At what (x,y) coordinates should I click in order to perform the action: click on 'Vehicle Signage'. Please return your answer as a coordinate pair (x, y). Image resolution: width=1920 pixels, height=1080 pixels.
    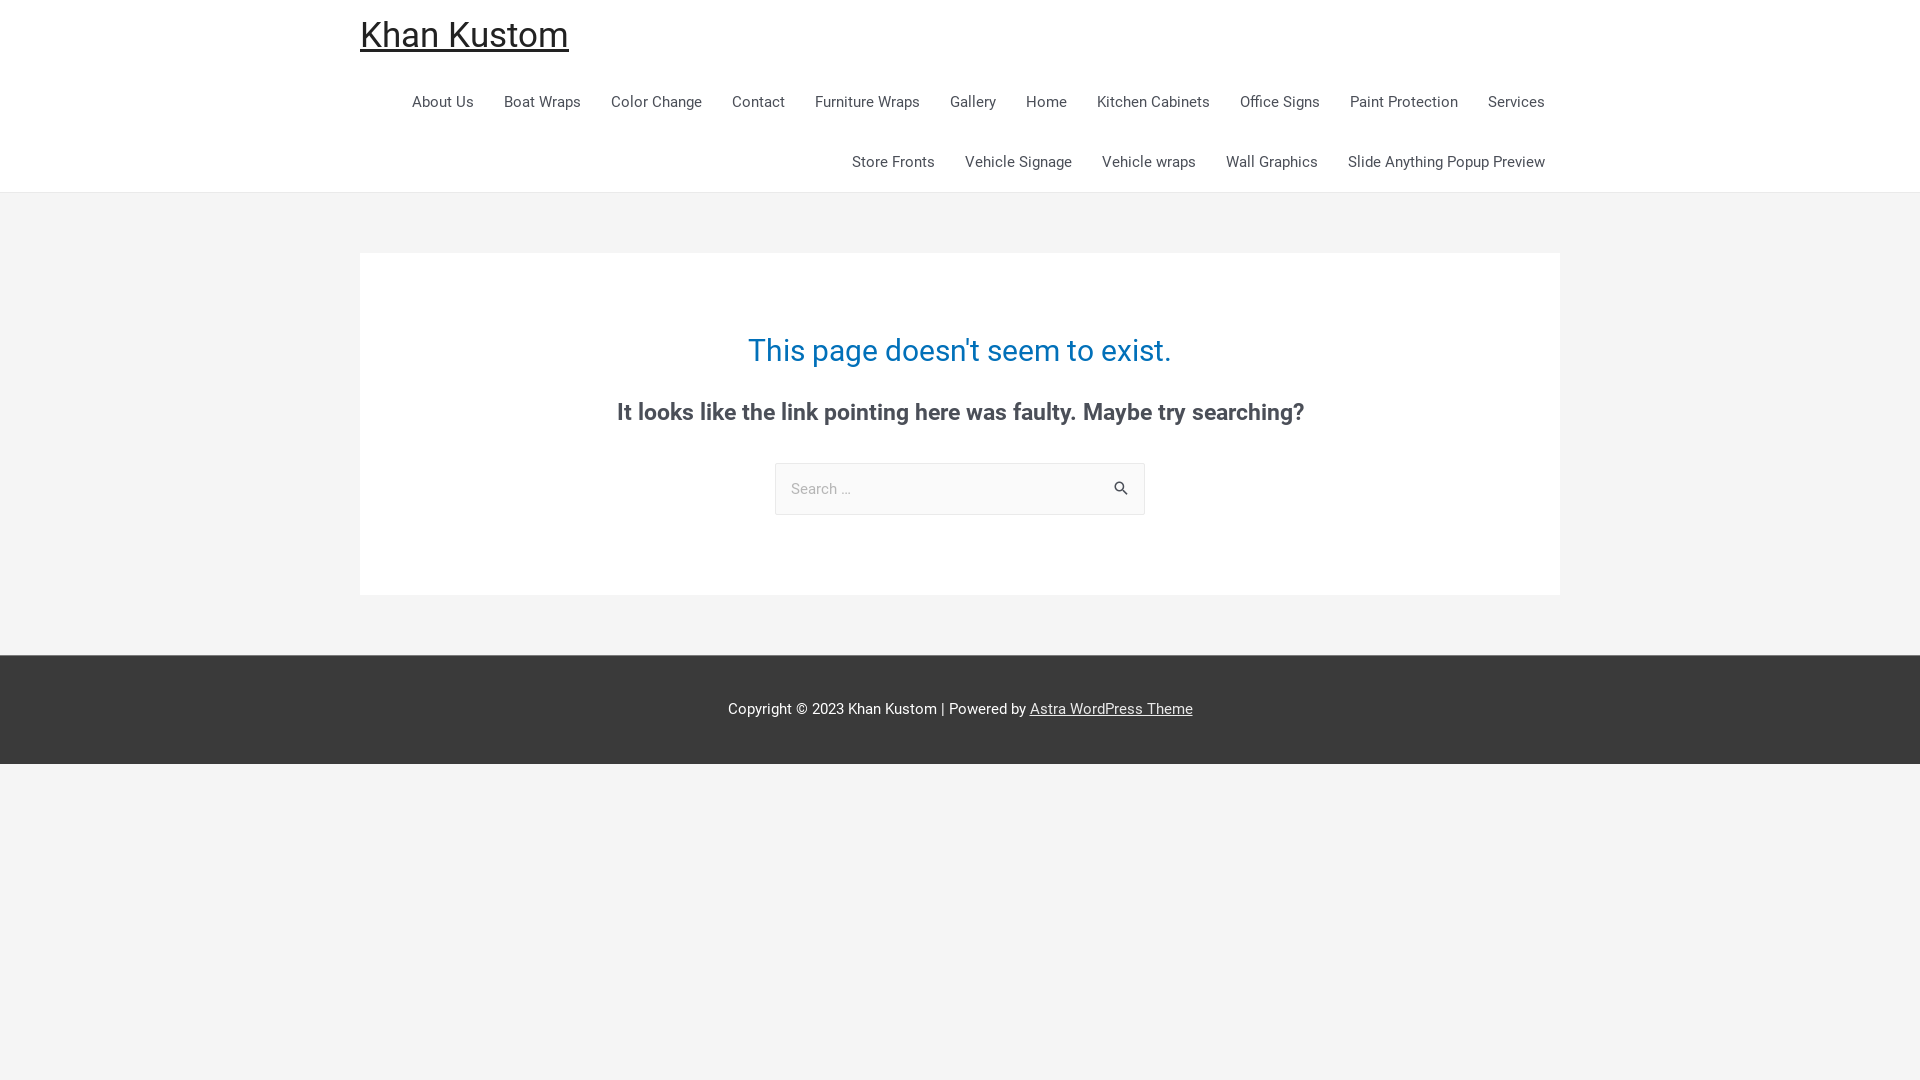
    Looking at the image, I should click on (1018, 161).